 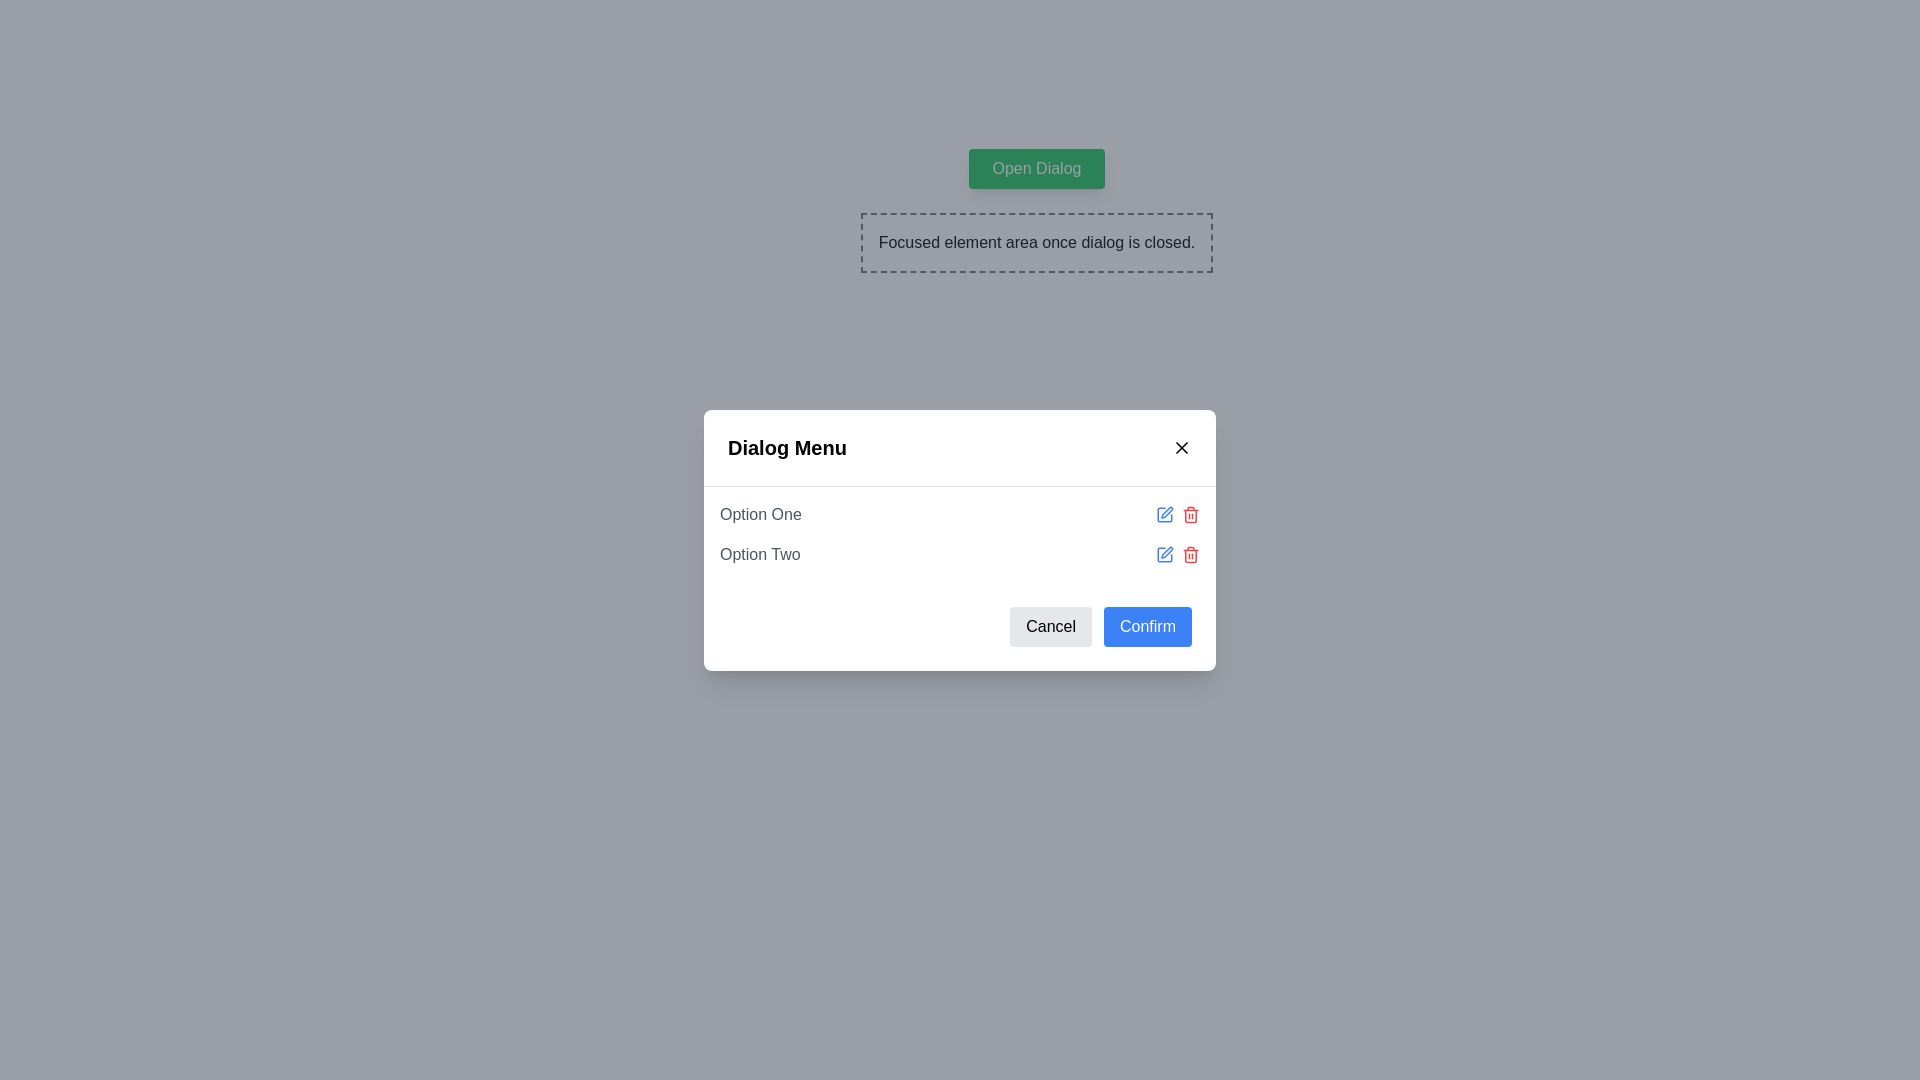 What do you see at coordinates (1190, 555) in the screenshot?
I see `the main body of the trash can icon located in the 'Dialog Menu' under 'Option Two'` at bounding box center [1190, 555].